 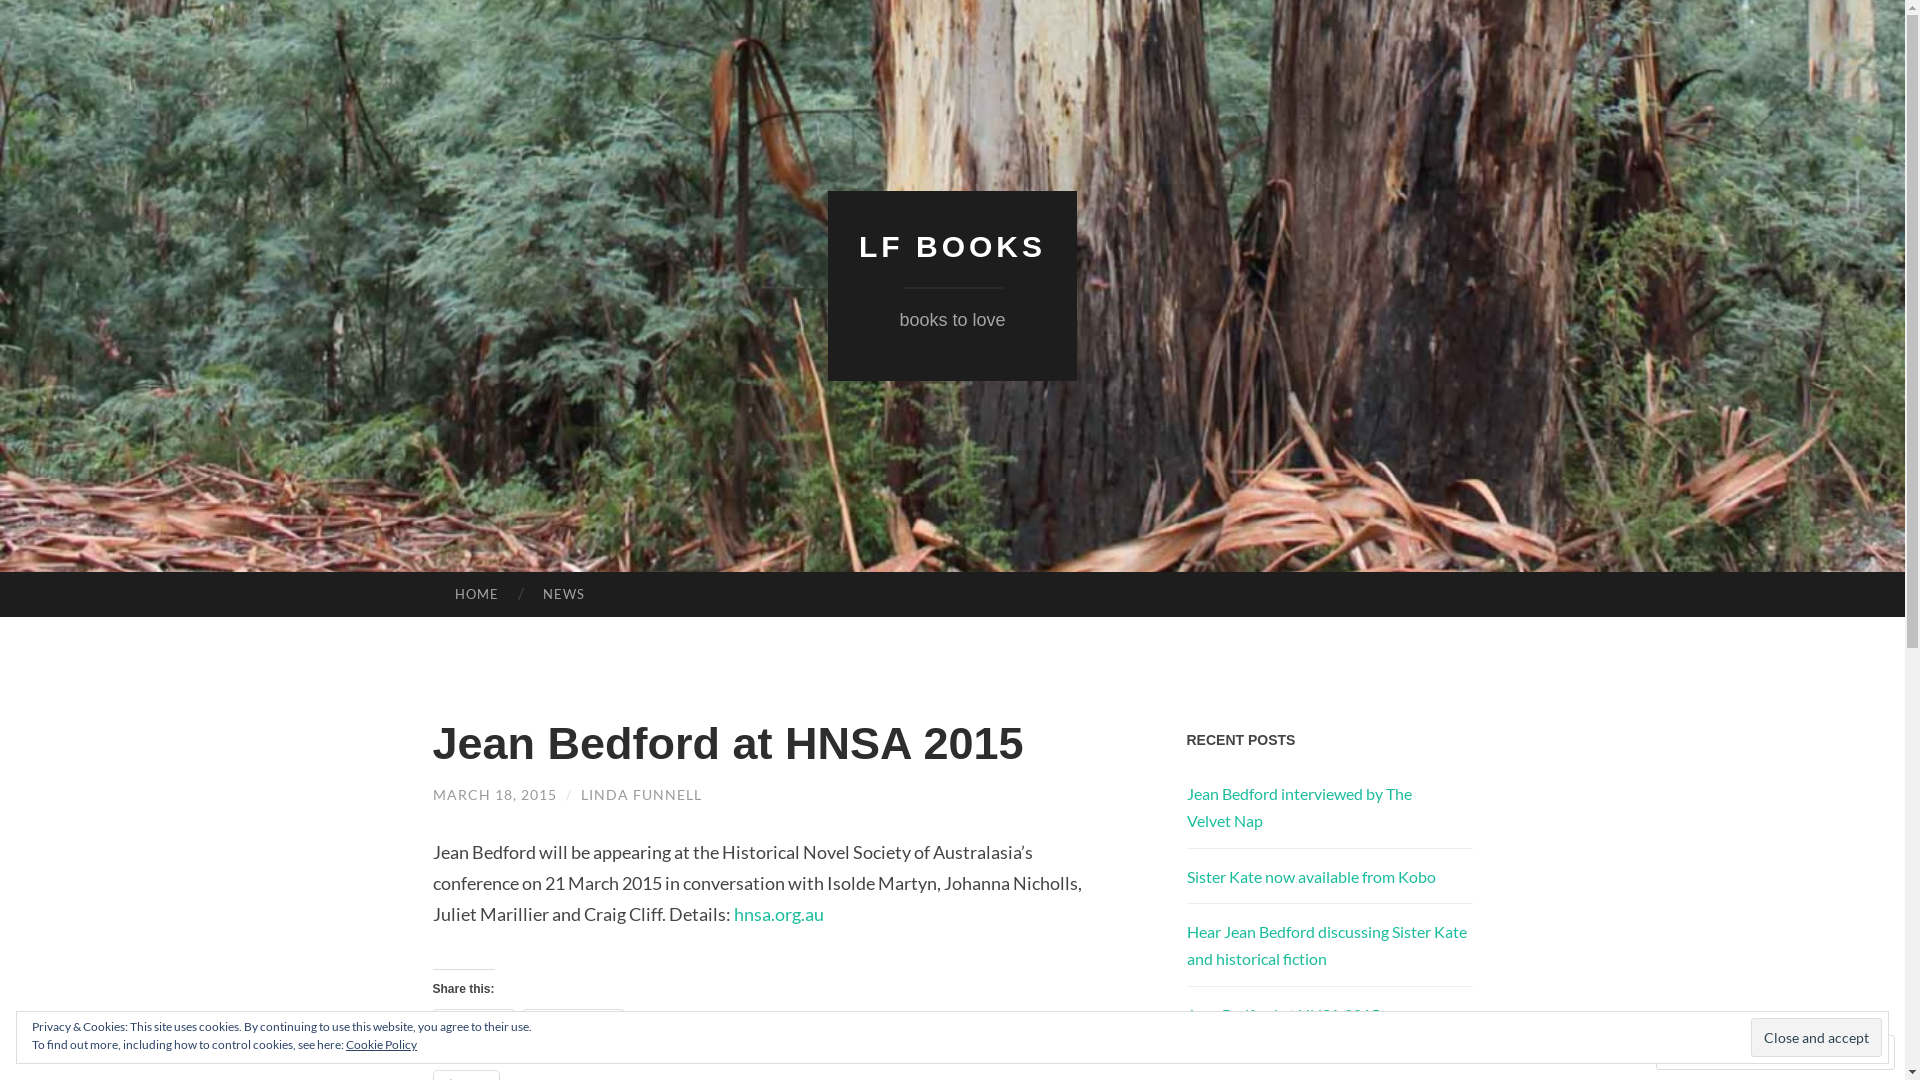 What do you see at coordinates (345, 1043) in the screenshot?
I see `'Cookie Policy'` at bounding box center [345, 1043].